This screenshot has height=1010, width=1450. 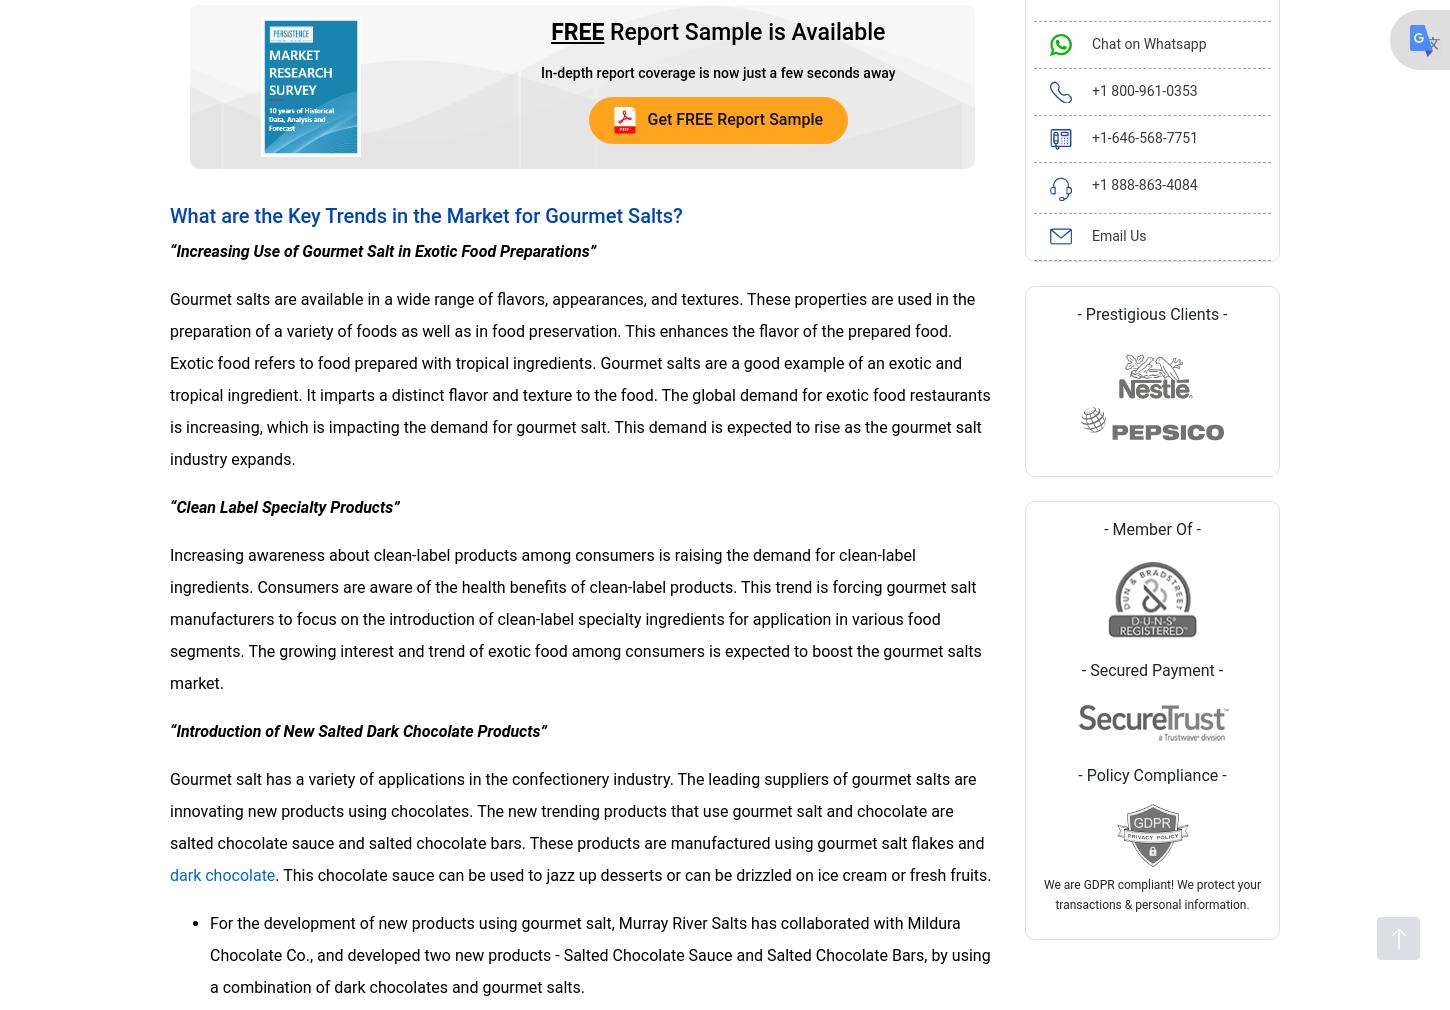 What do you see at coordinates (284, 505) in the screenshot?
I see `'“Clean Label Specialty Products”'` at bounding box center [284, 505].